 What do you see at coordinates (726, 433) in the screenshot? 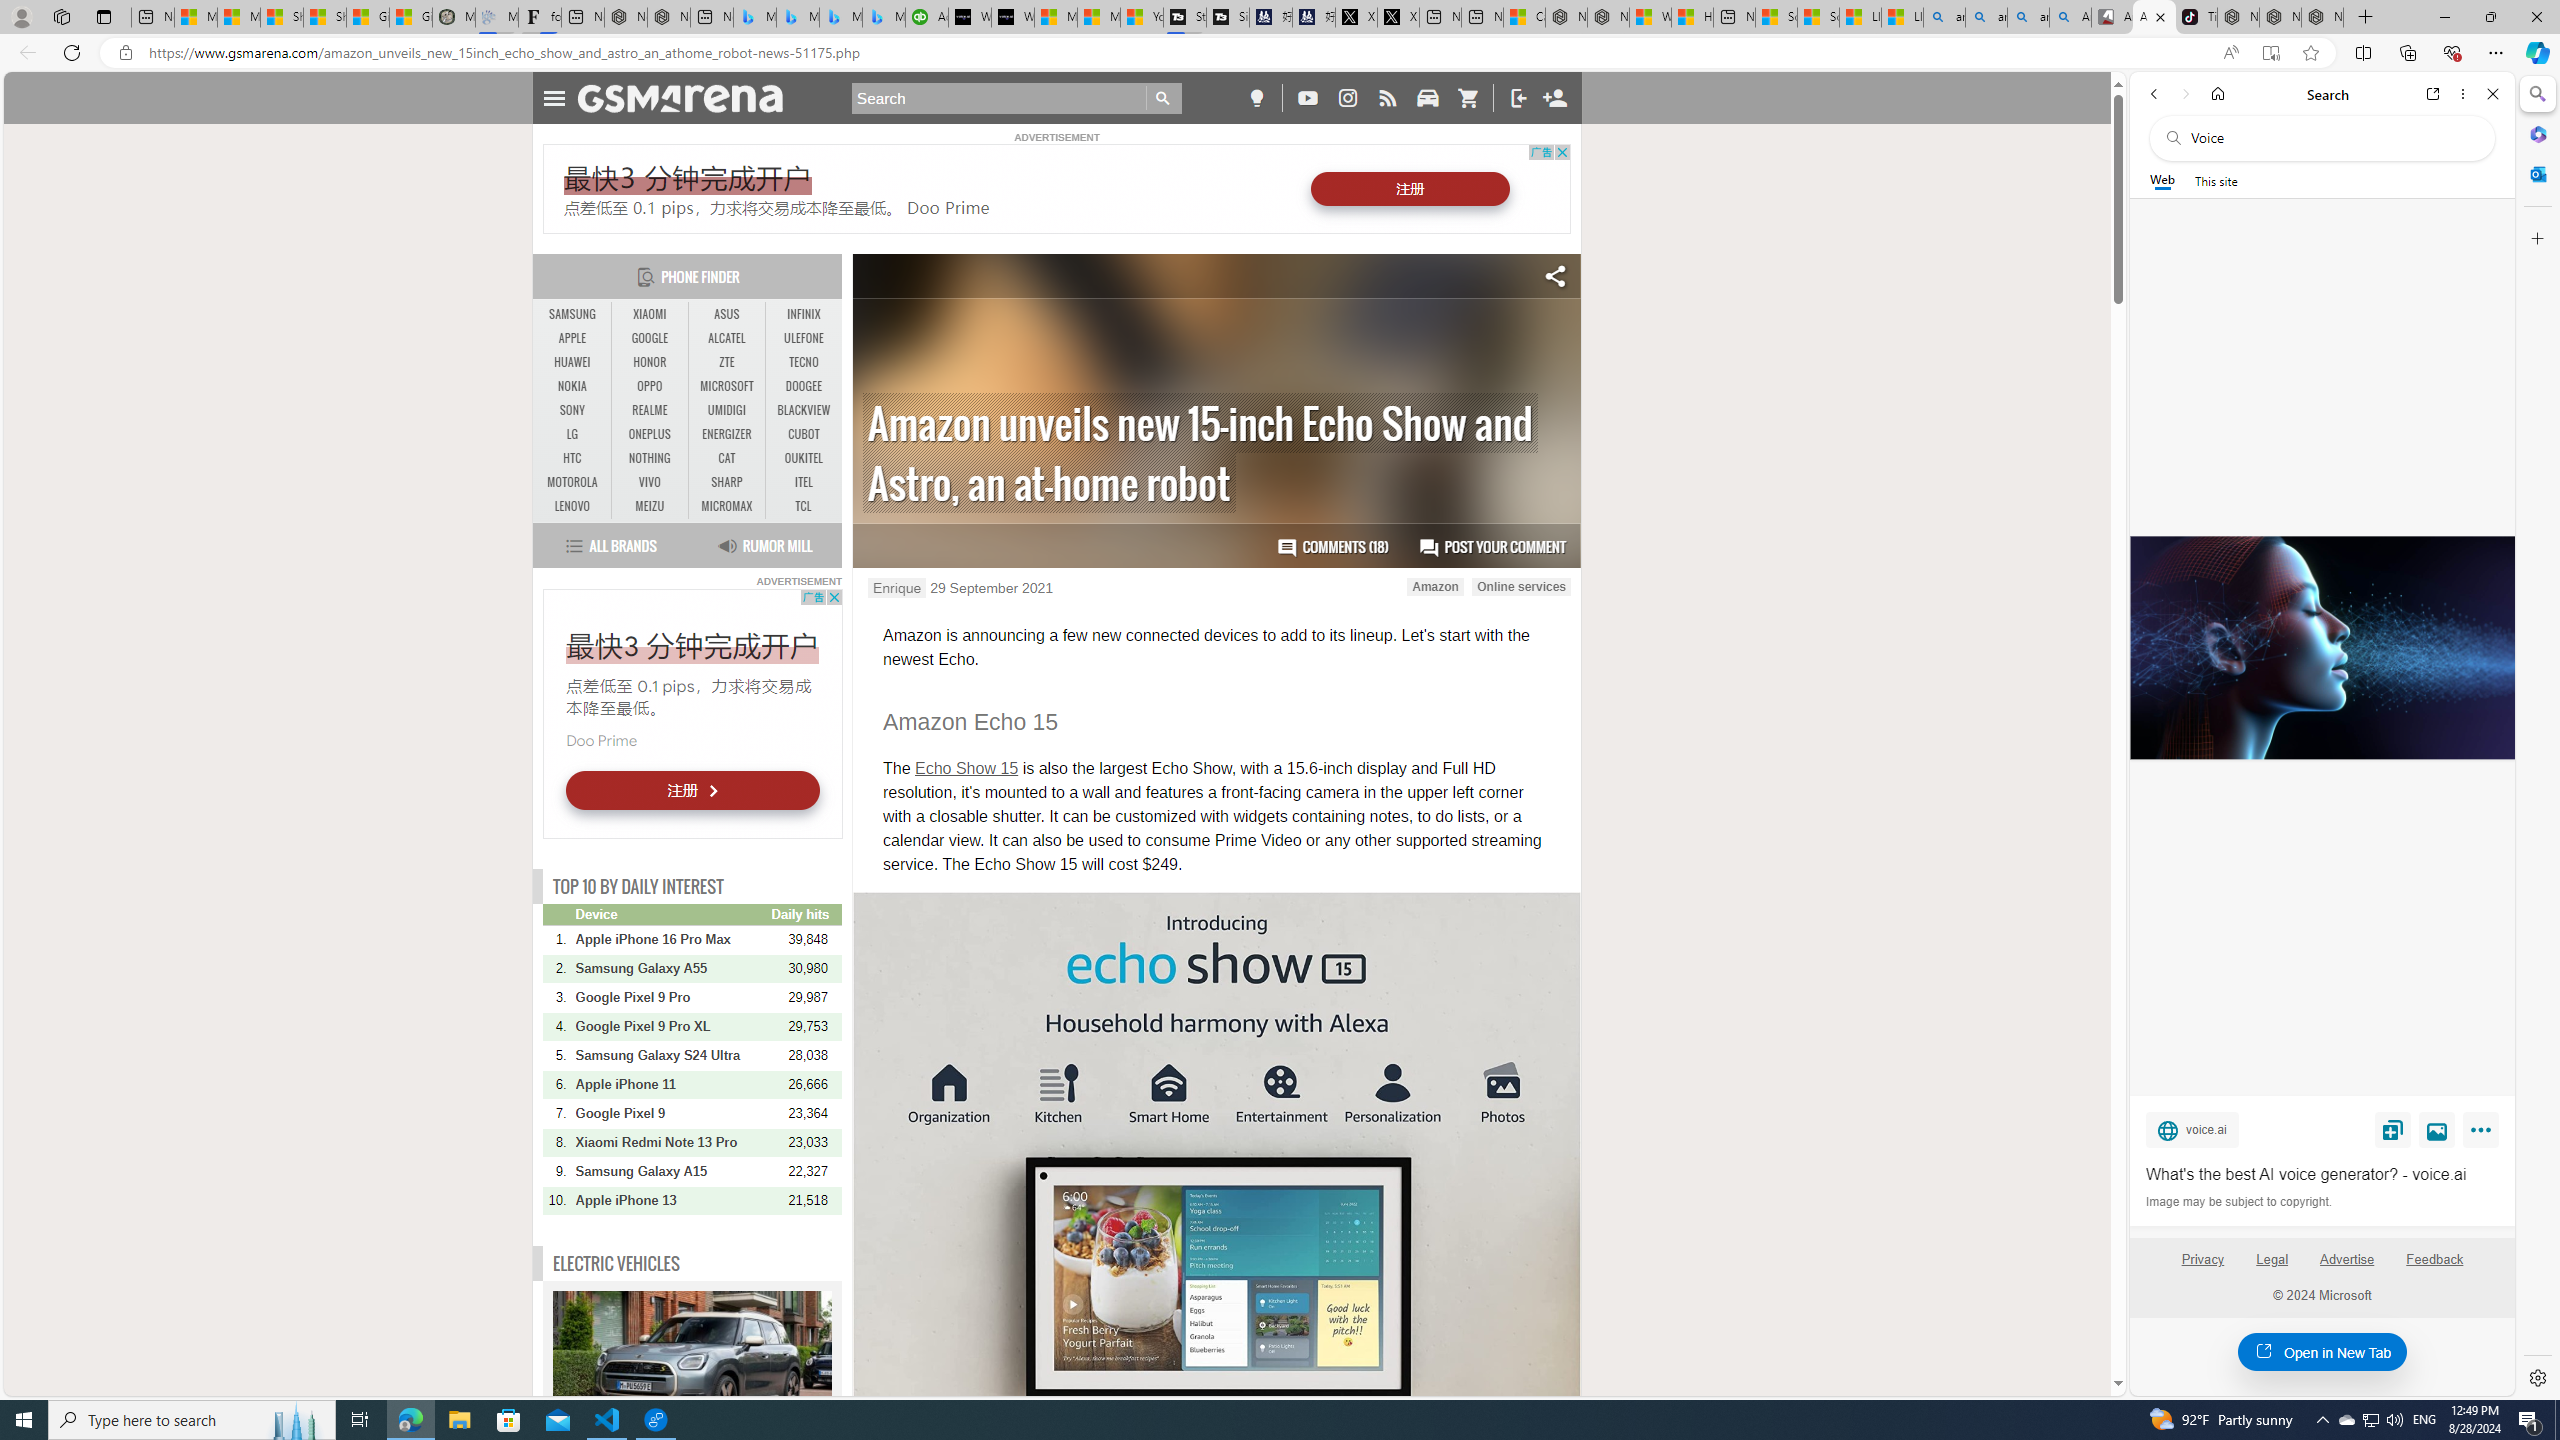
I see `'ENERGIZER'` at bounding box center [726, 433].